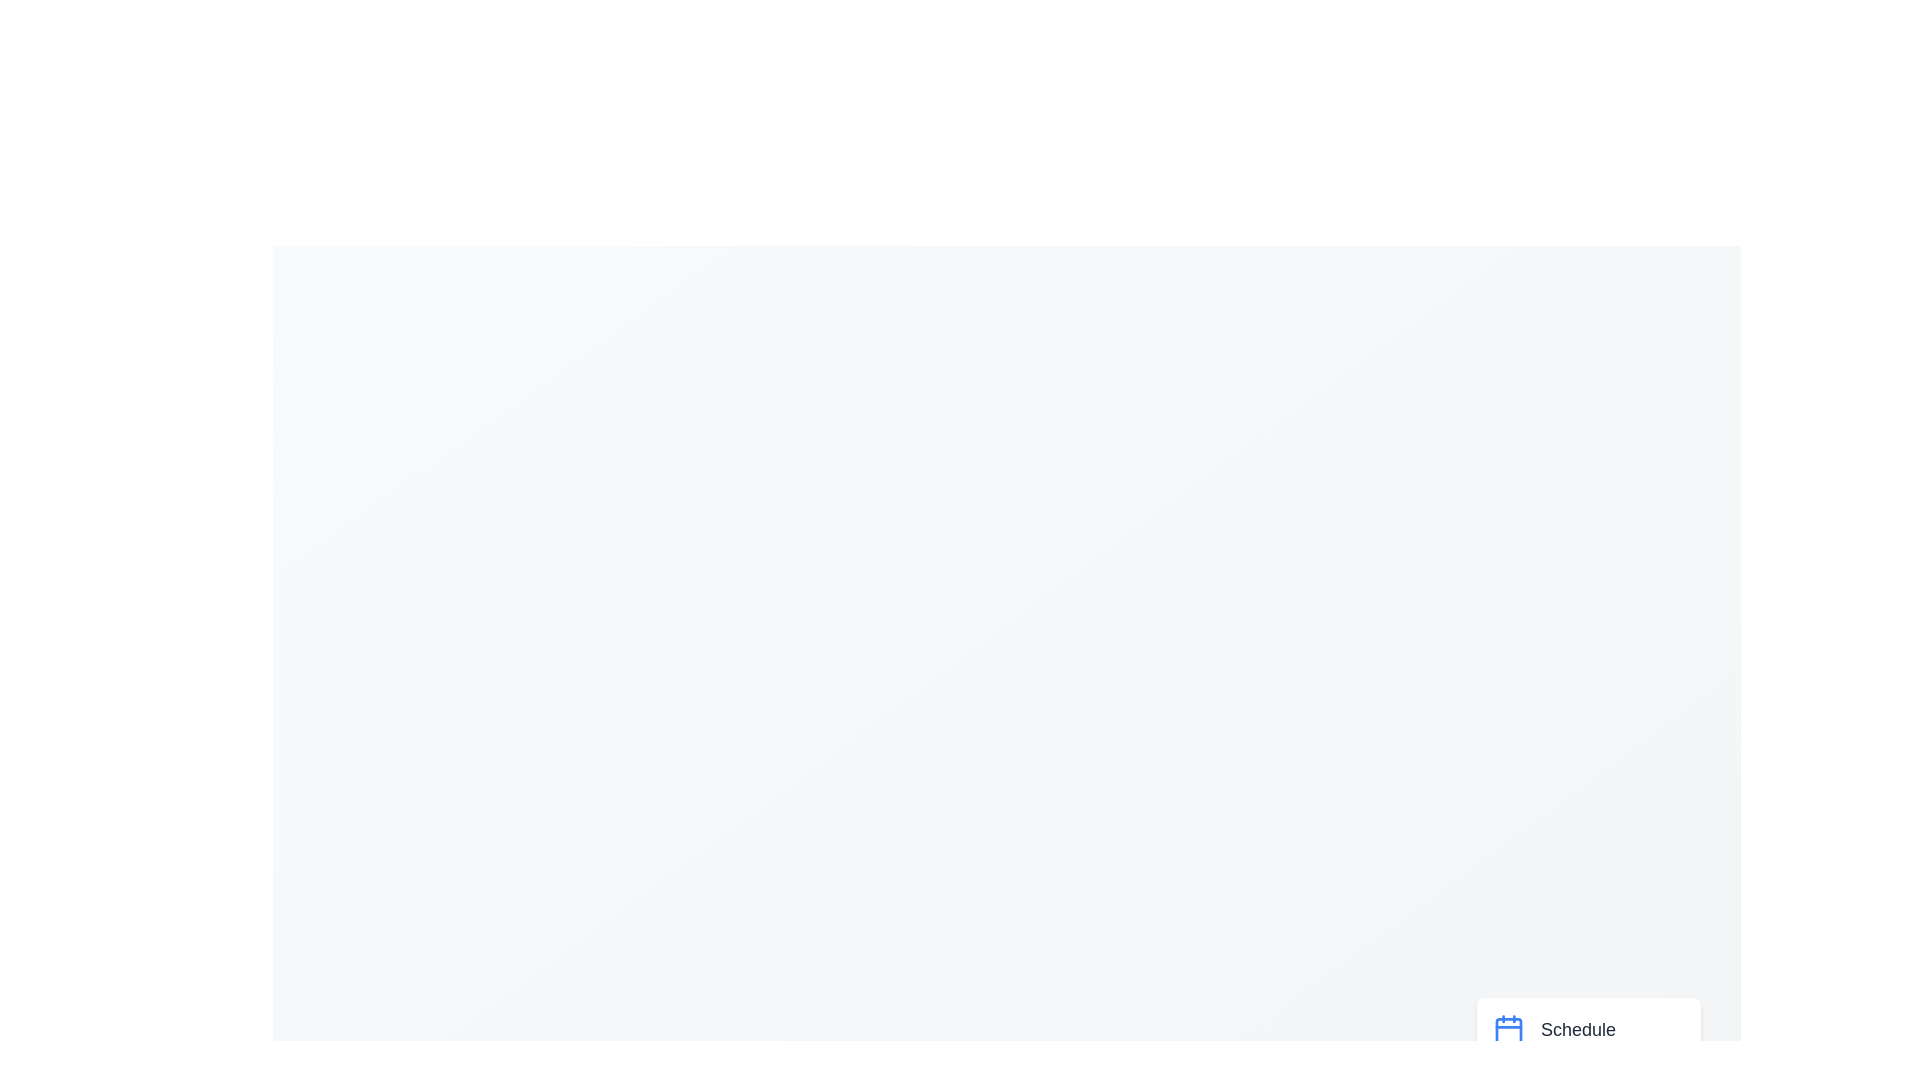  What do you see at coordinates (1587, 1029) in the screenshot?
I see `the 'Schedule' category button` at bounding box center [1587, 1029].